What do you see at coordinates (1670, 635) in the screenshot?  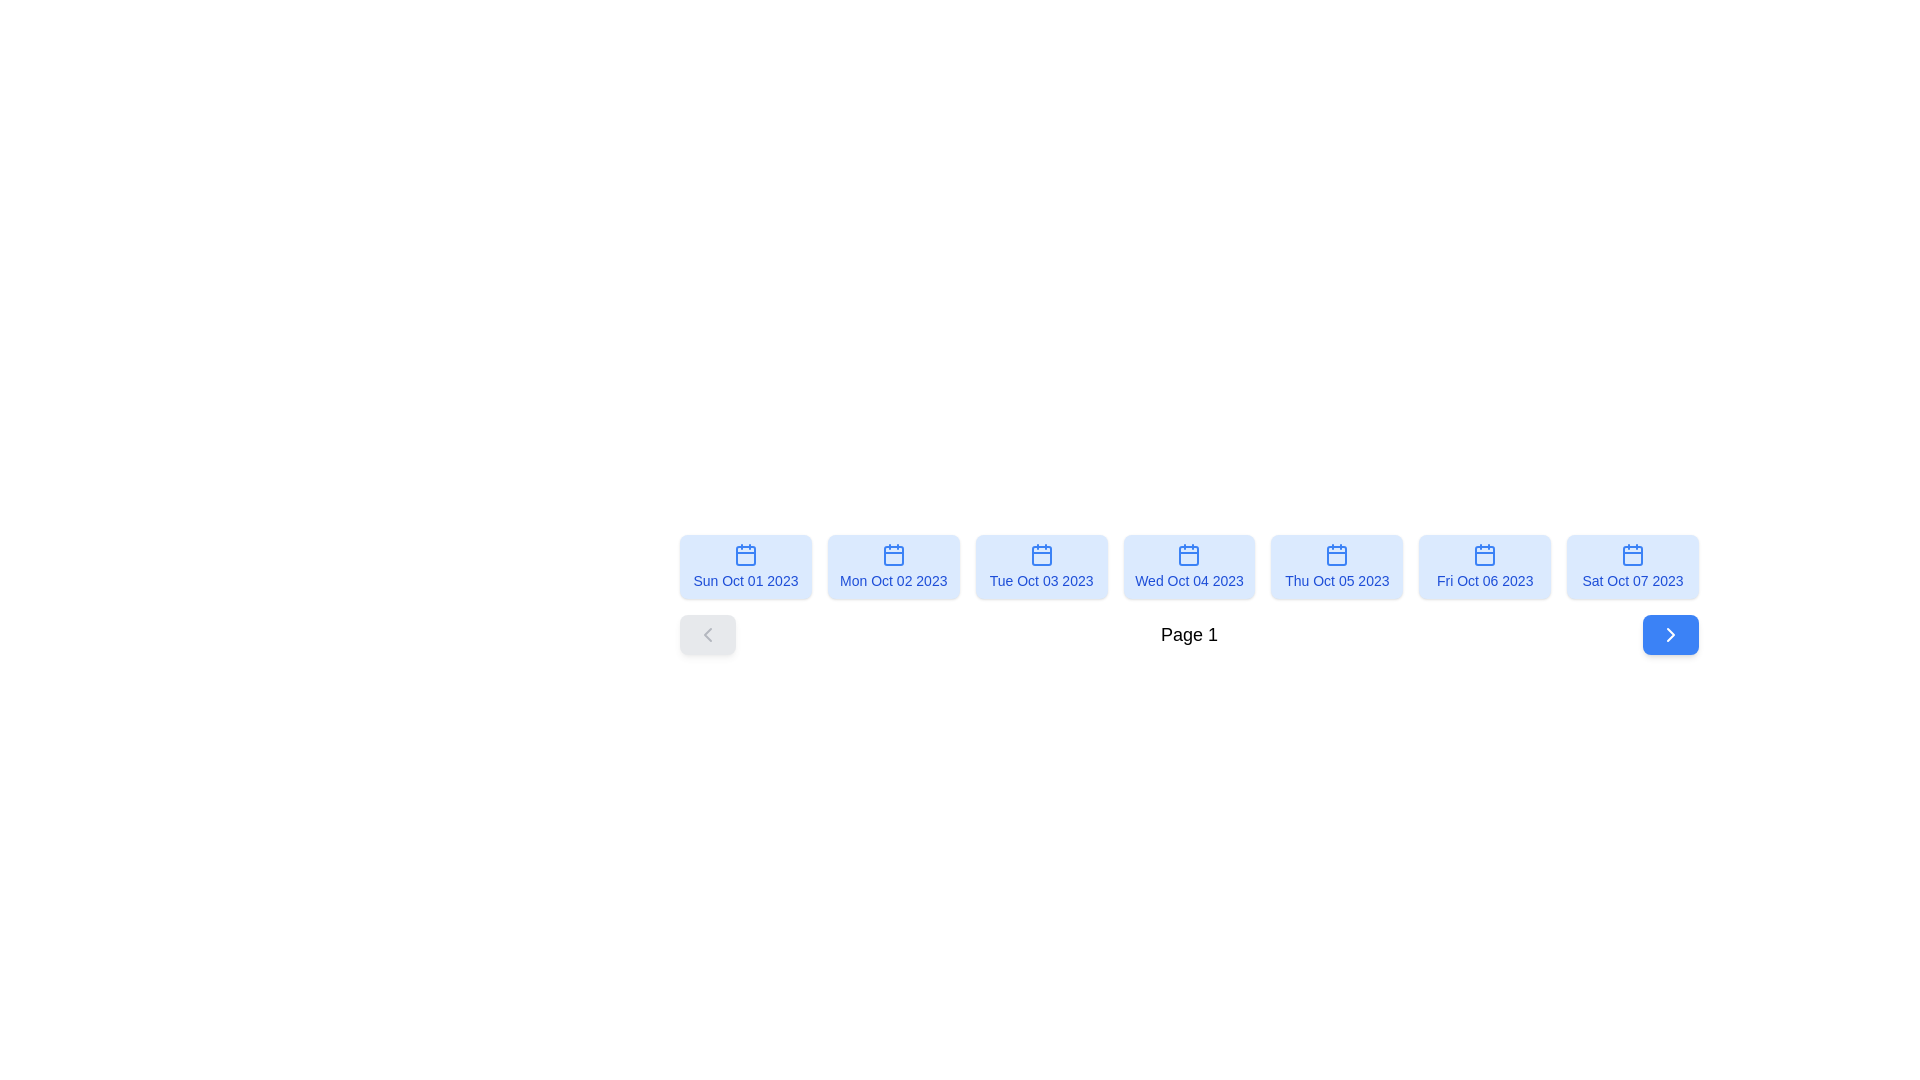 I see `the right-pointing chevron icon located within the blue rounded rectangular button at the extreme right of a horizontal sequence of calendar buttons` at bounding box center [1670, 635].